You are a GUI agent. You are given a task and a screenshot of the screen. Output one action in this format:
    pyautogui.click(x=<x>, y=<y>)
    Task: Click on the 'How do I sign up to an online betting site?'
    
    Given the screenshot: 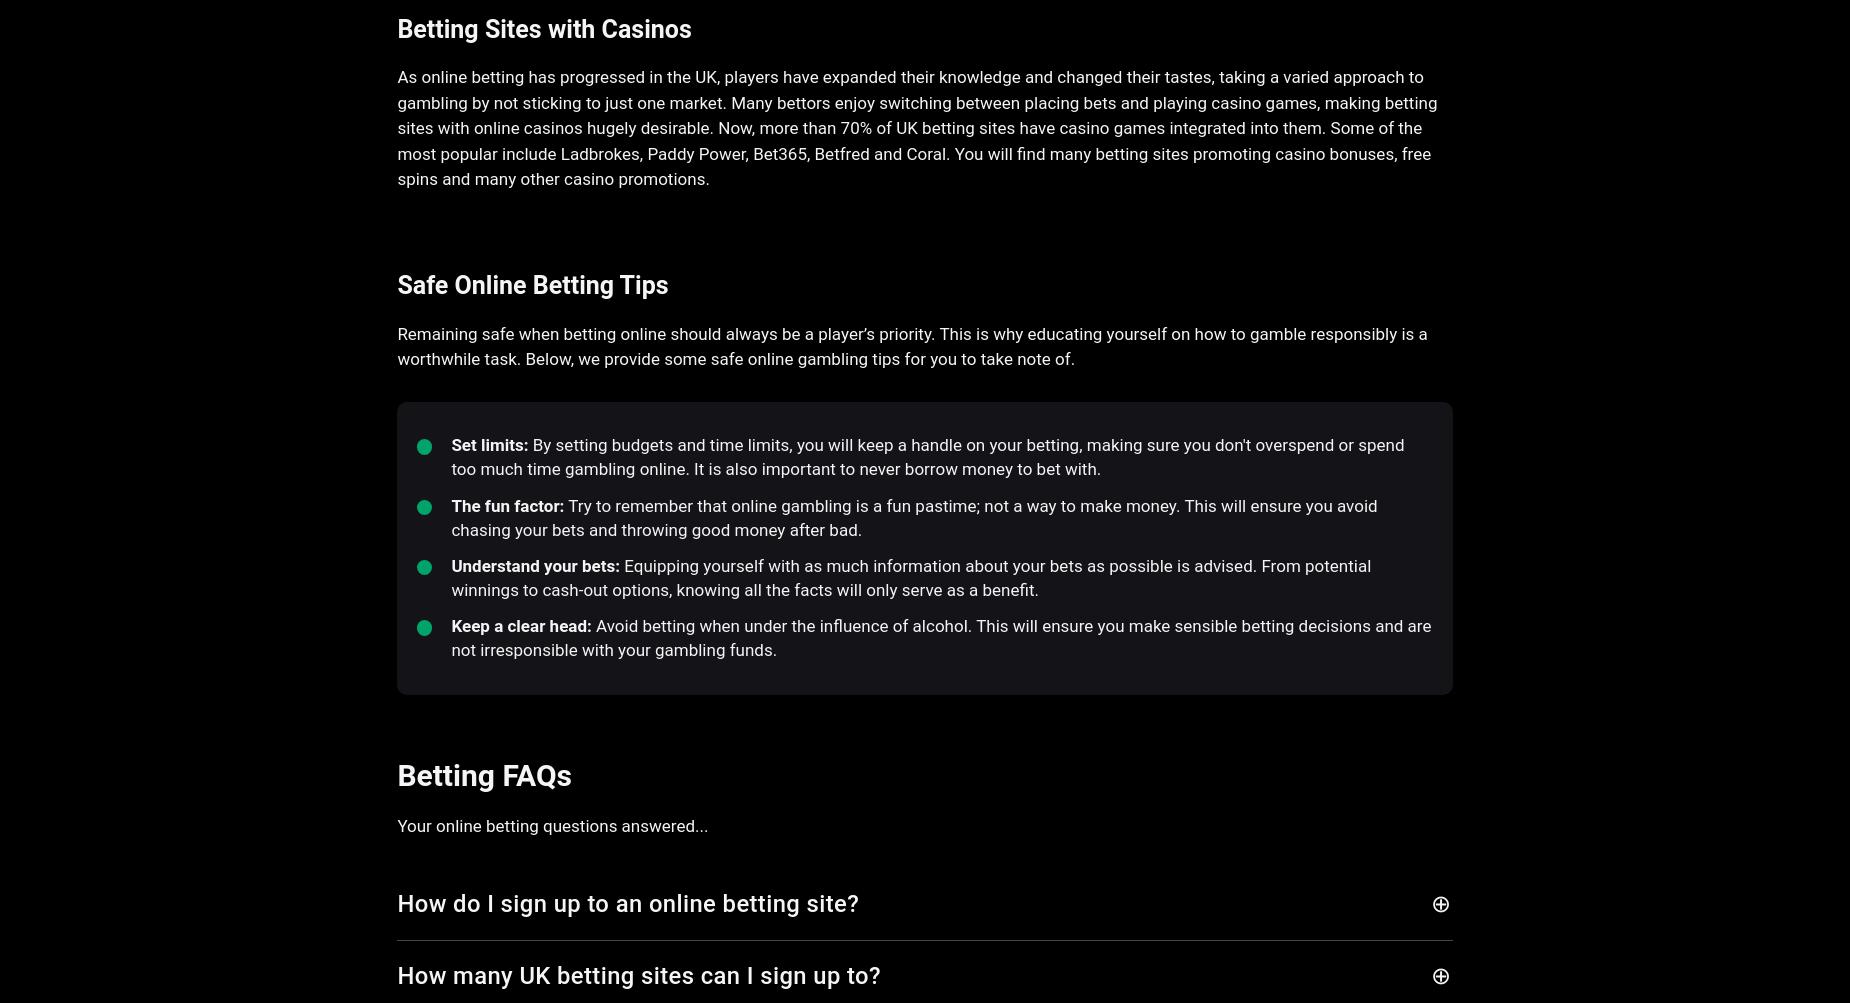 What is the action you would take?
    pyautogui.click(x=396, y=903)
    